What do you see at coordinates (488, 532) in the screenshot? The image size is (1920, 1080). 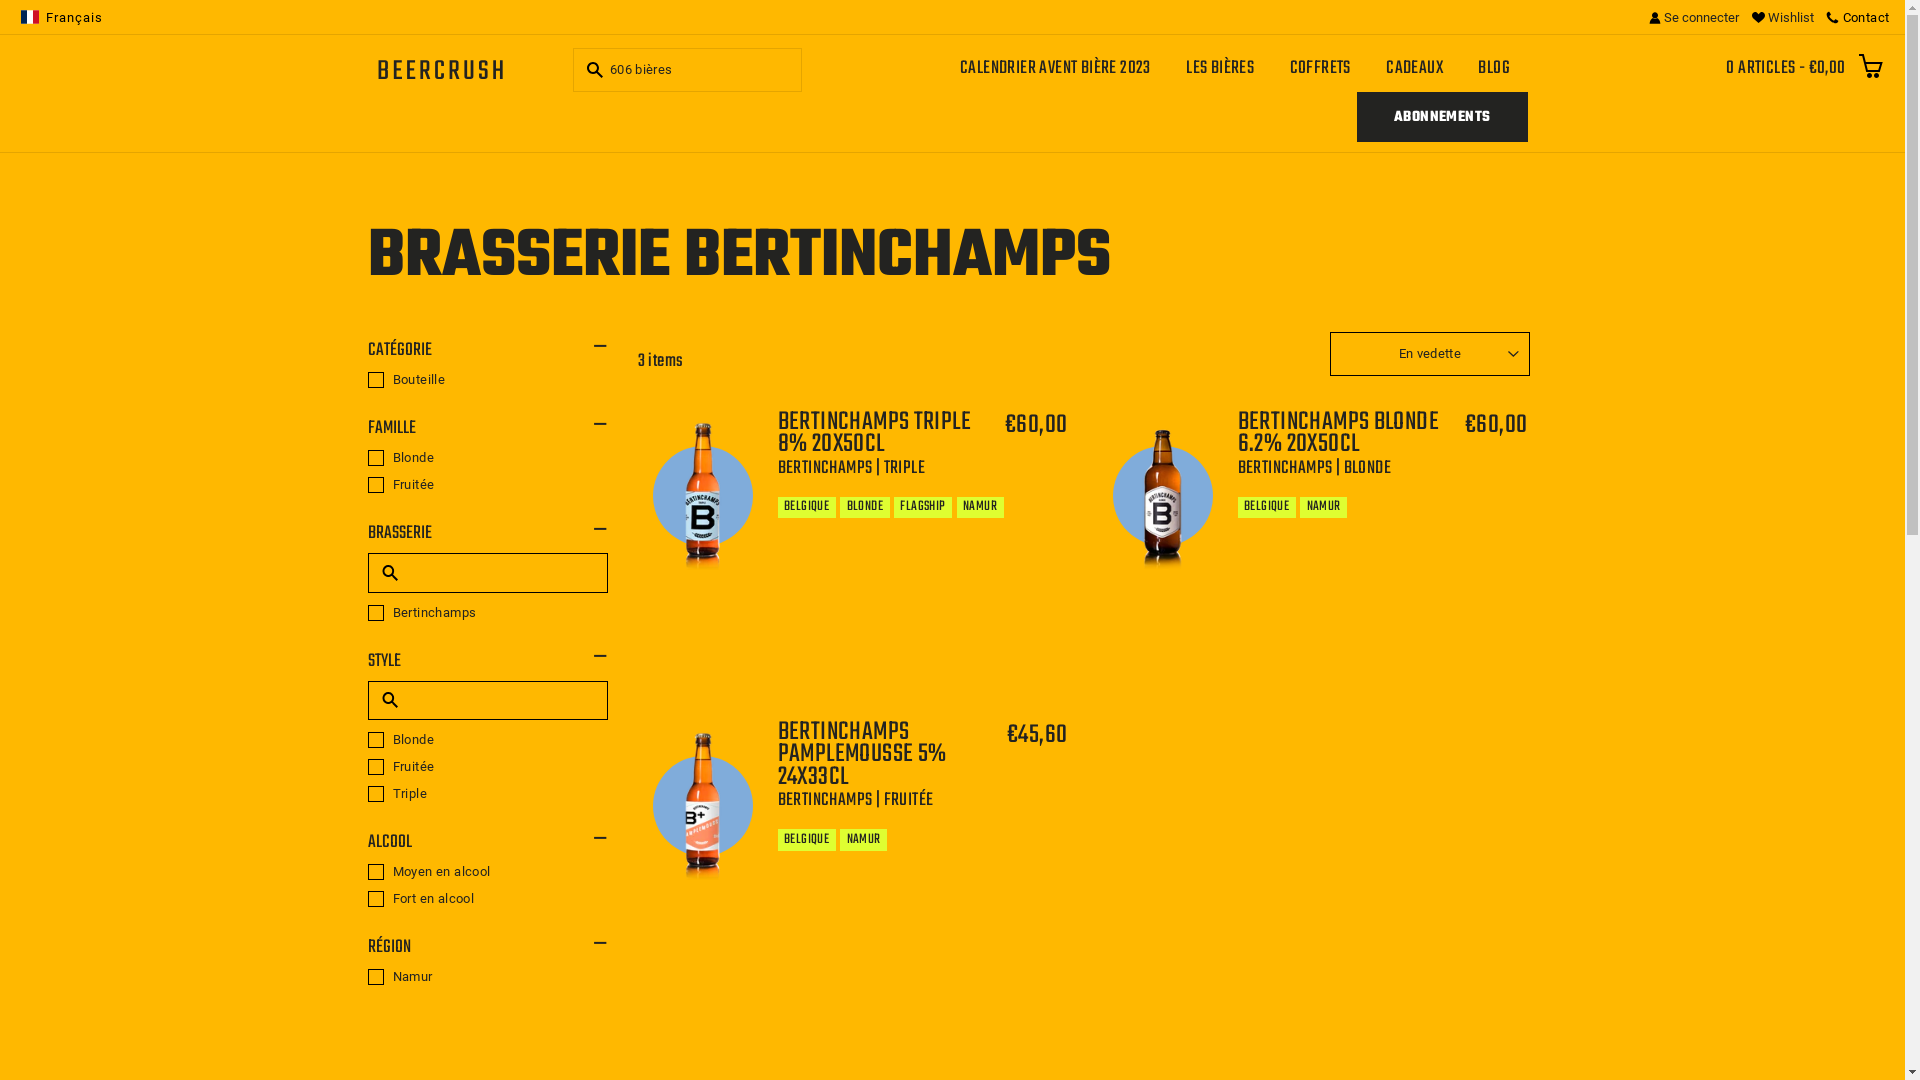 I see `'BRASSERIE'` at bounding box center [488, 532].